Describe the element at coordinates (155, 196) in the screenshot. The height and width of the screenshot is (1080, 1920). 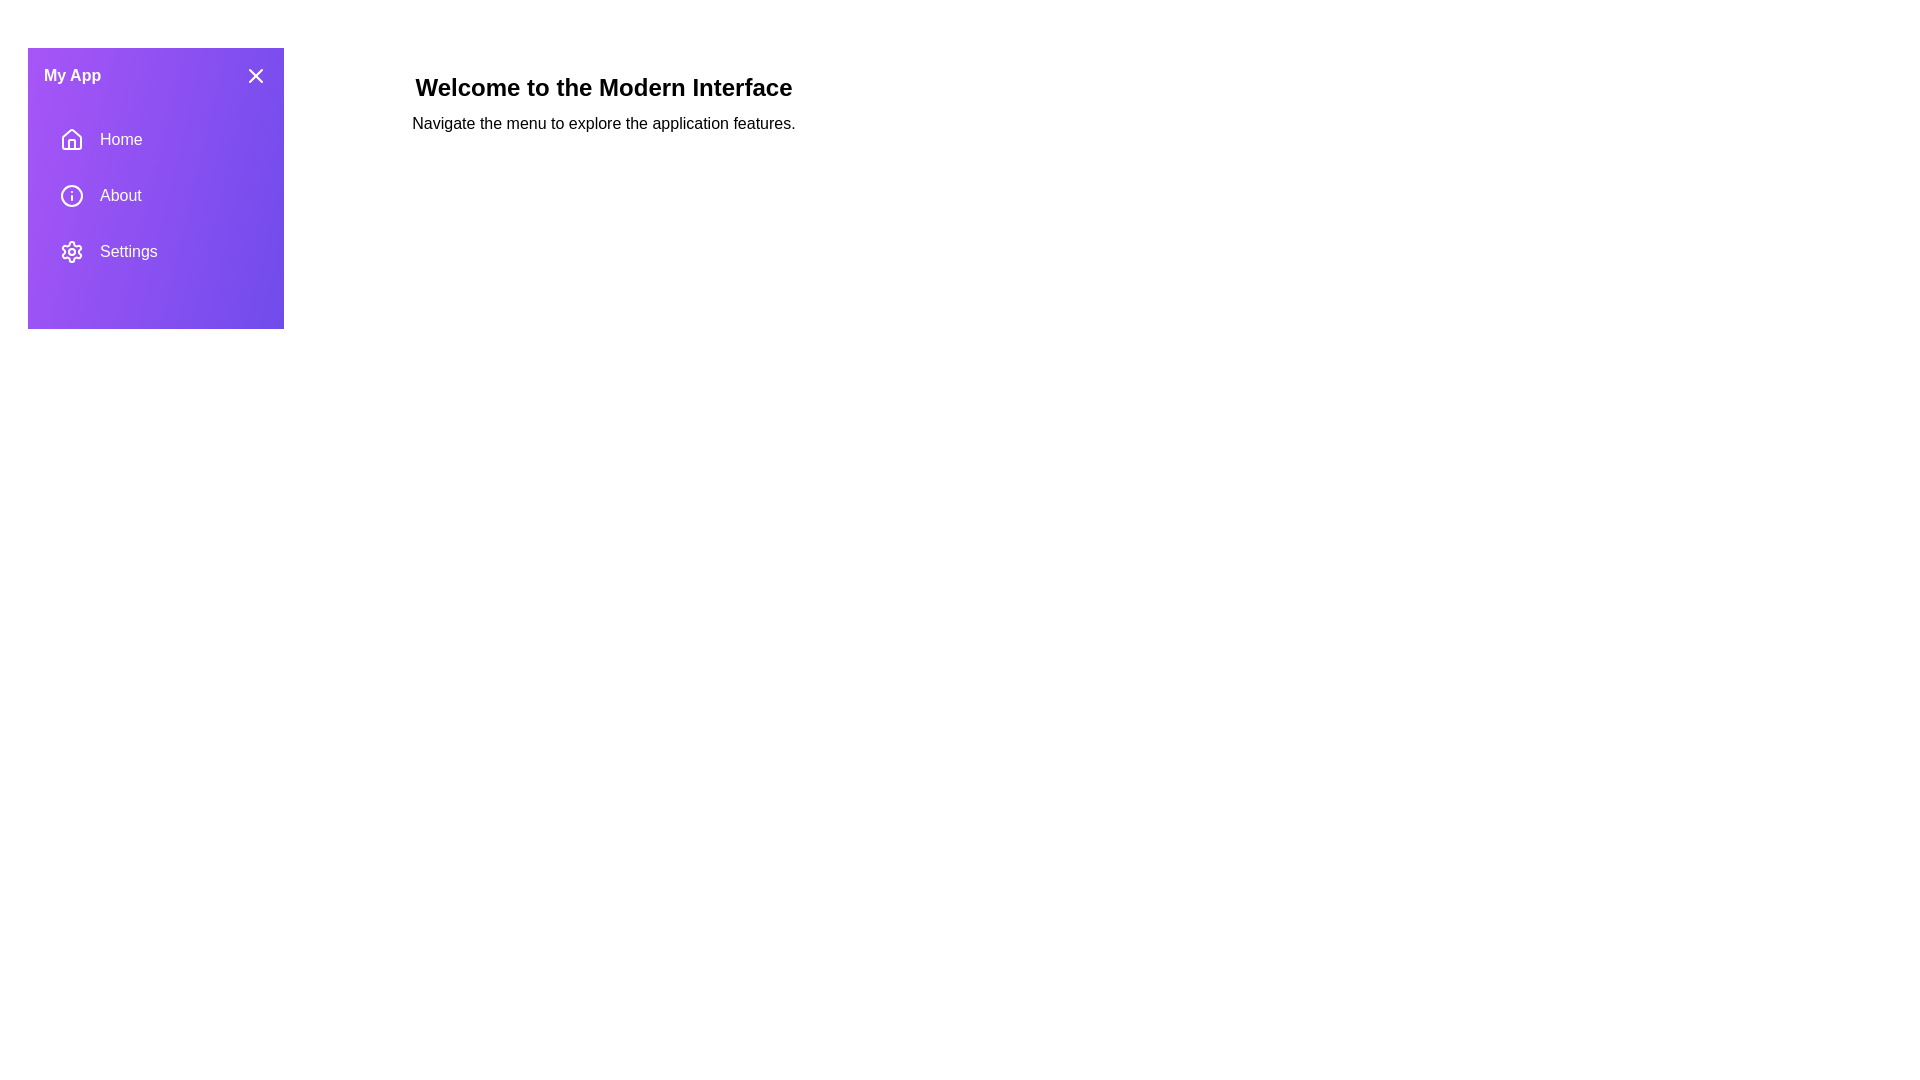
I see `the 'About' section in the drawer` at that location.